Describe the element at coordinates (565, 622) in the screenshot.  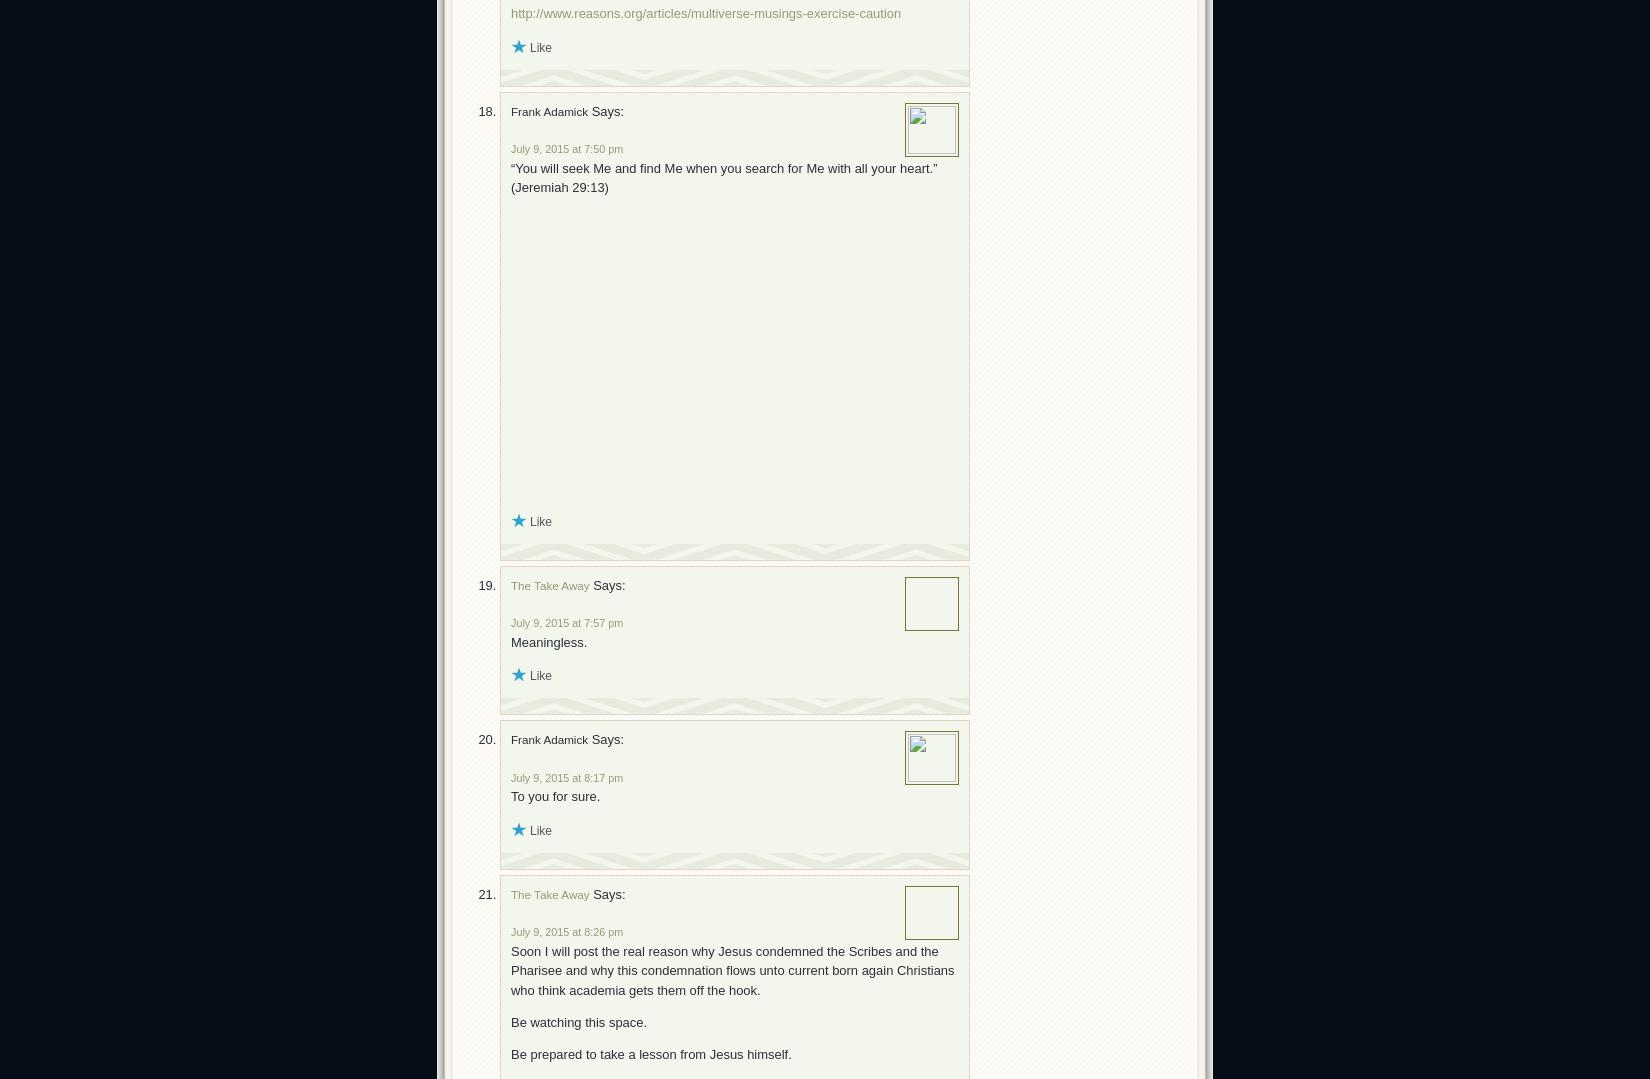
I see `'July 9, 2015 at 7:57 pm'` at that location.